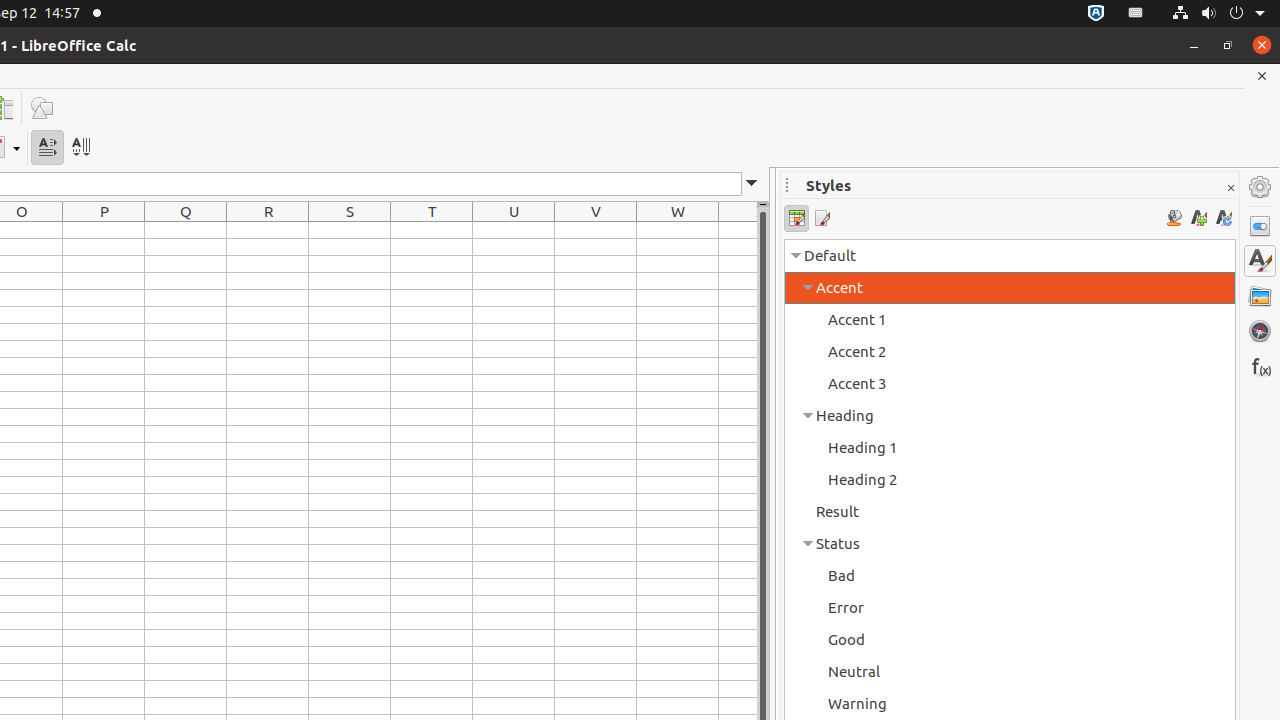 The width and height of the screenshot is (1280, 720). What do you see at coordinates (795, 218) in the screenshot?
I see `'Cell Styles'` at bounding box center [795, 218].